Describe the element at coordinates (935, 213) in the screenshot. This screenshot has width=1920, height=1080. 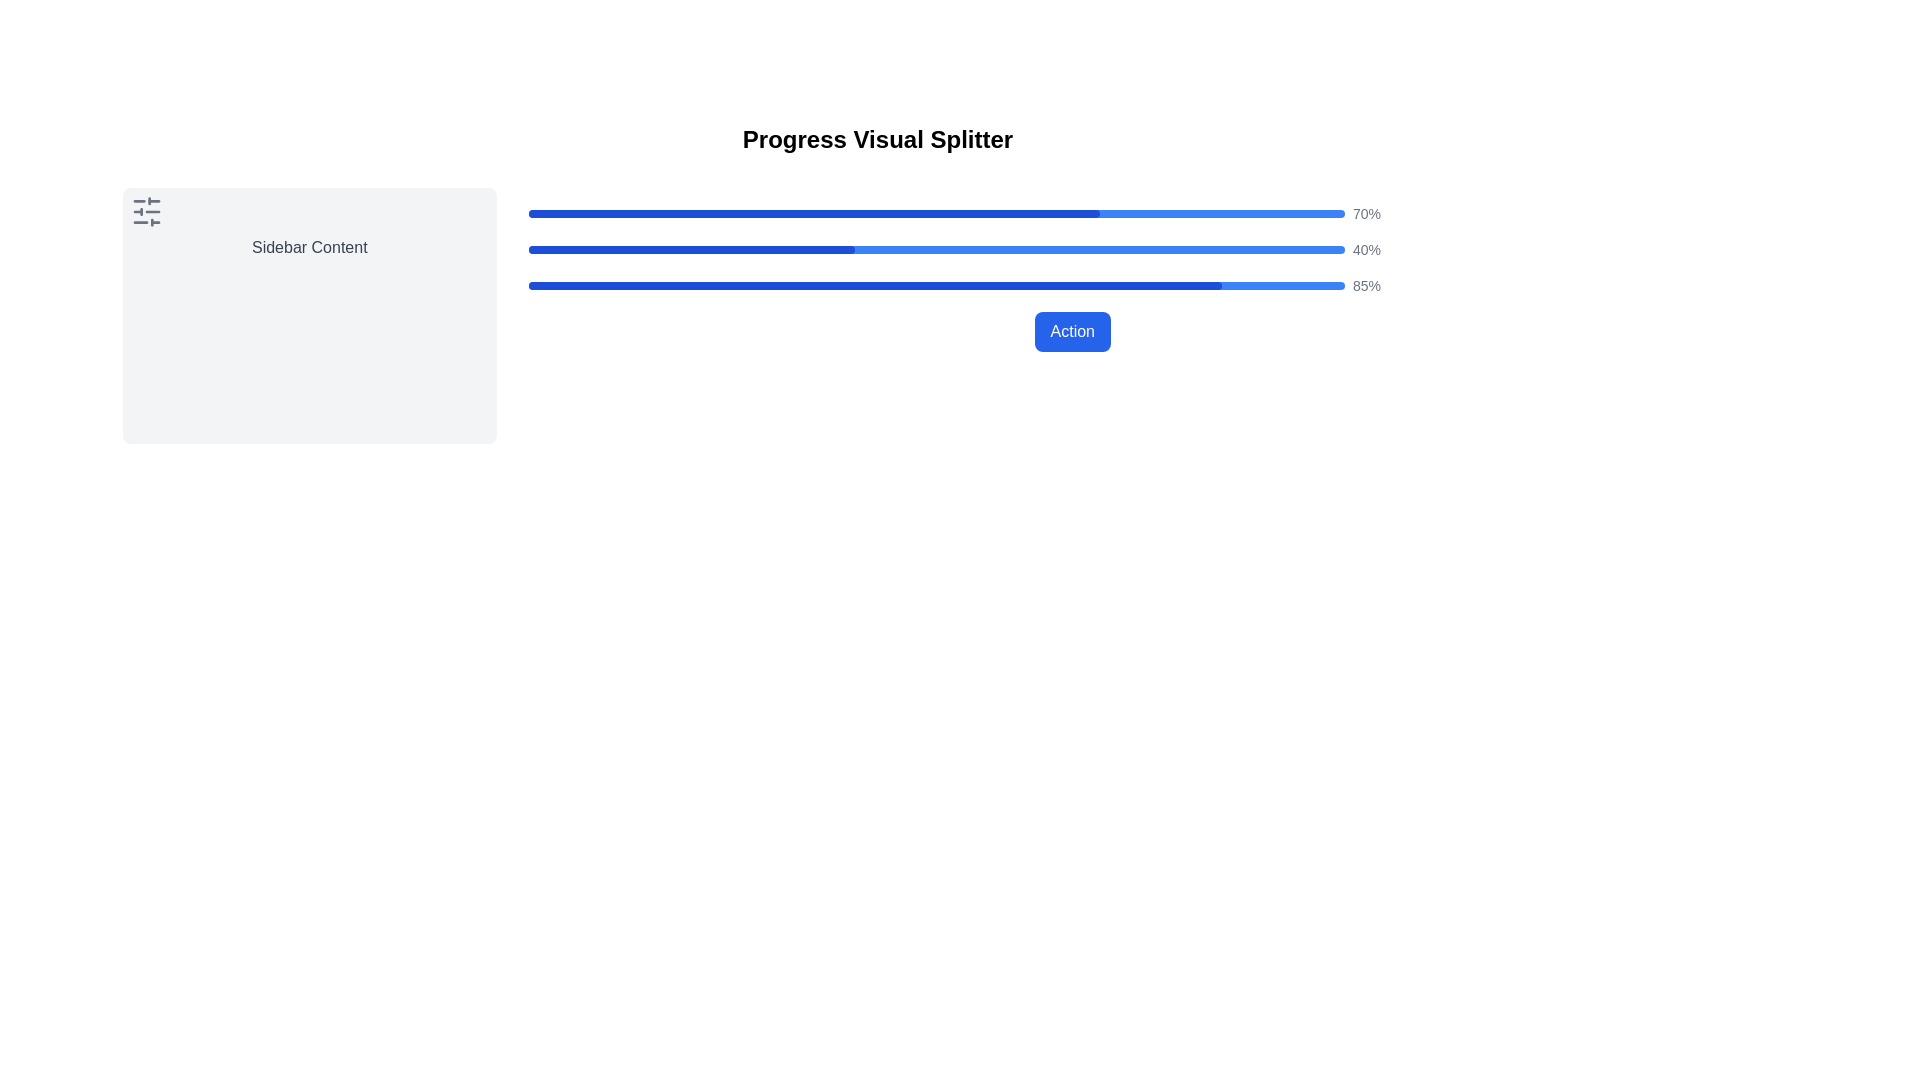
I see `the first progress bar located below the heading 'Progress Visual Splitter', which visually indicates a progress state with a percentage of '70%' aligned to its right` at that location.